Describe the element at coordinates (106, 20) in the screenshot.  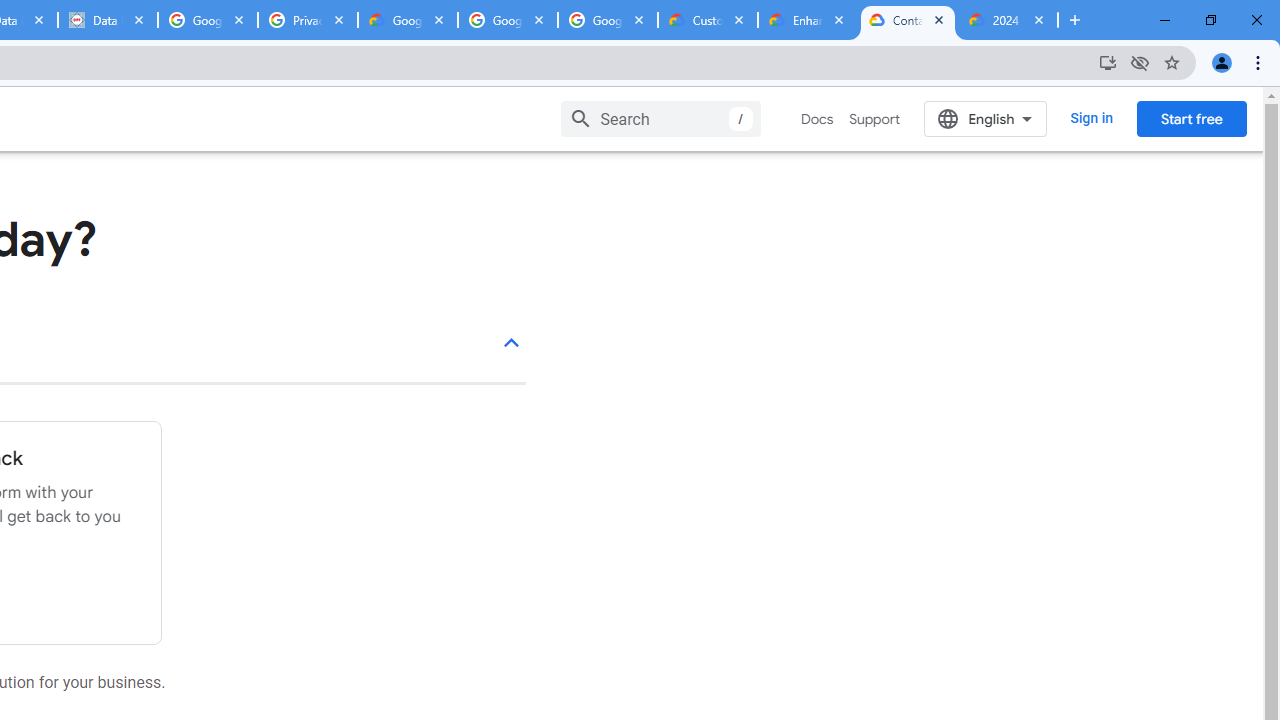
I see `'Data Privacy Framework'` at that location.